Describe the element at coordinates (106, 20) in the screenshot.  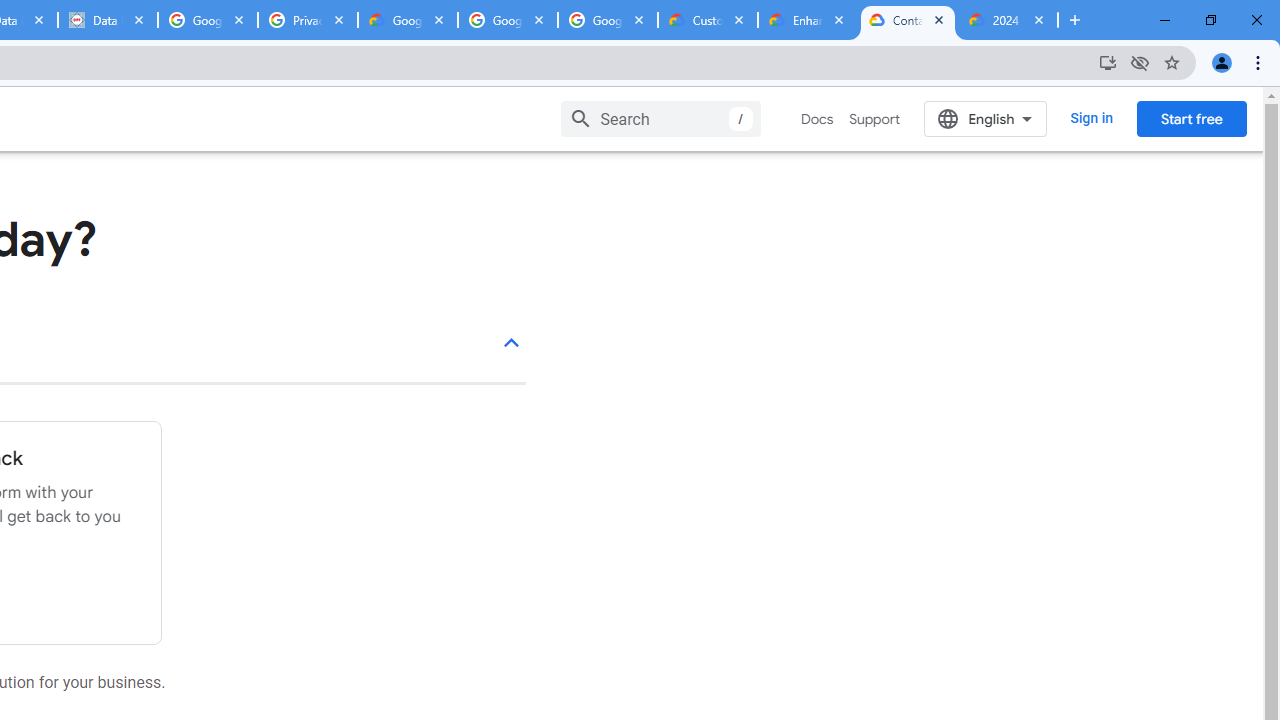
I see `'Data Privacy Framework'` at that location.